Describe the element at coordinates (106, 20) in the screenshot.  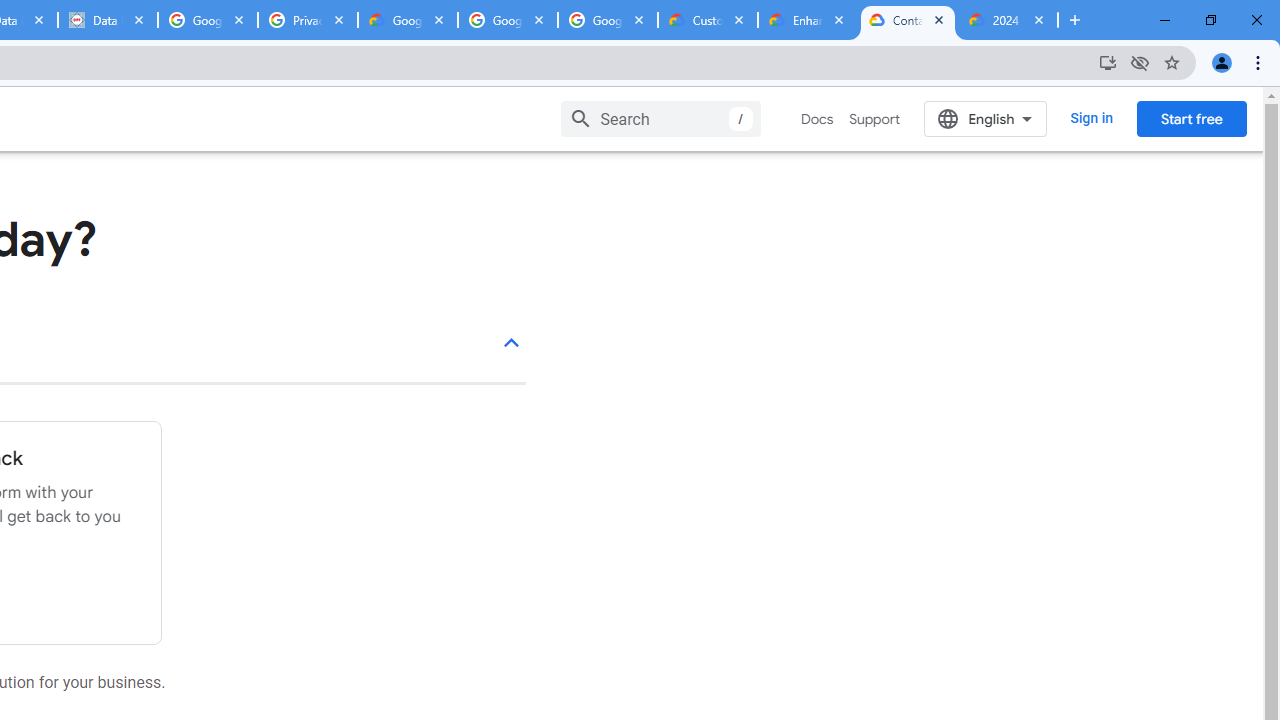
I see `'Data Privacy Framework'` at that location.